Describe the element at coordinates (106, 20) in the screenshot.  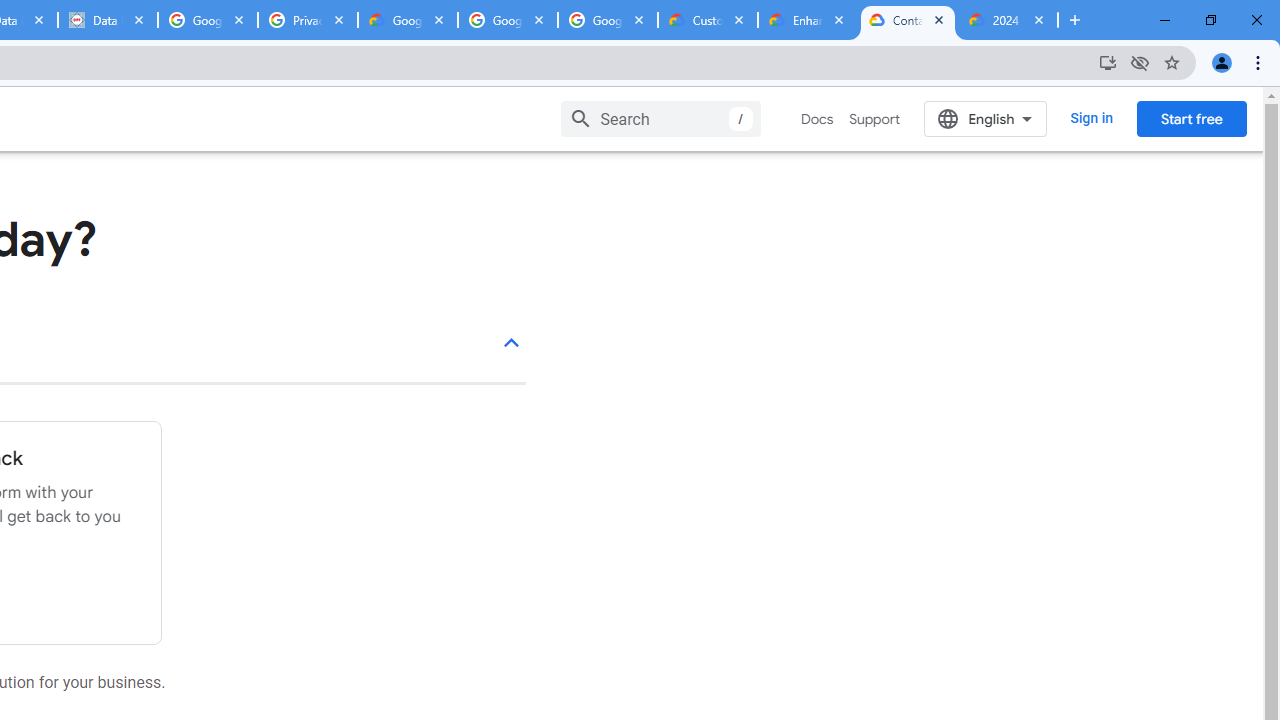
I see `'Data Privacy Framework'` at that location.